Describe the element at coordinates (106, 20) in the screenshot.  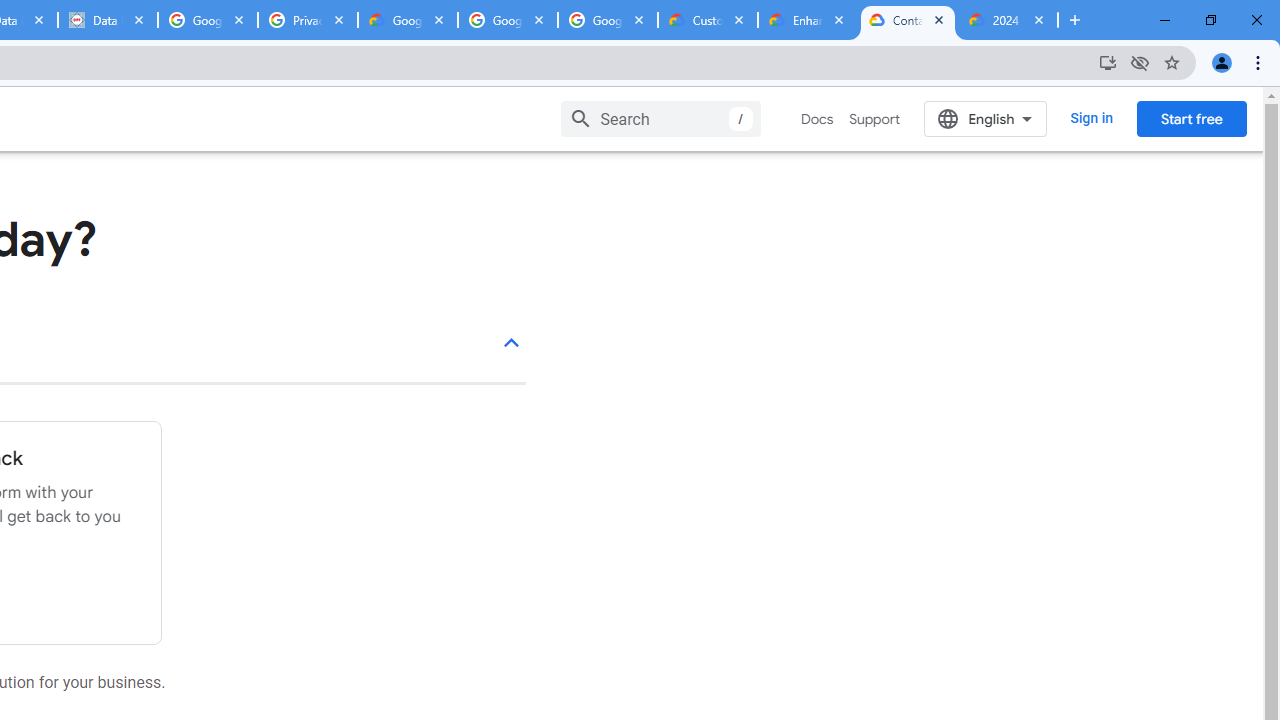
I see `'Data Privacy Framework'` at that location.